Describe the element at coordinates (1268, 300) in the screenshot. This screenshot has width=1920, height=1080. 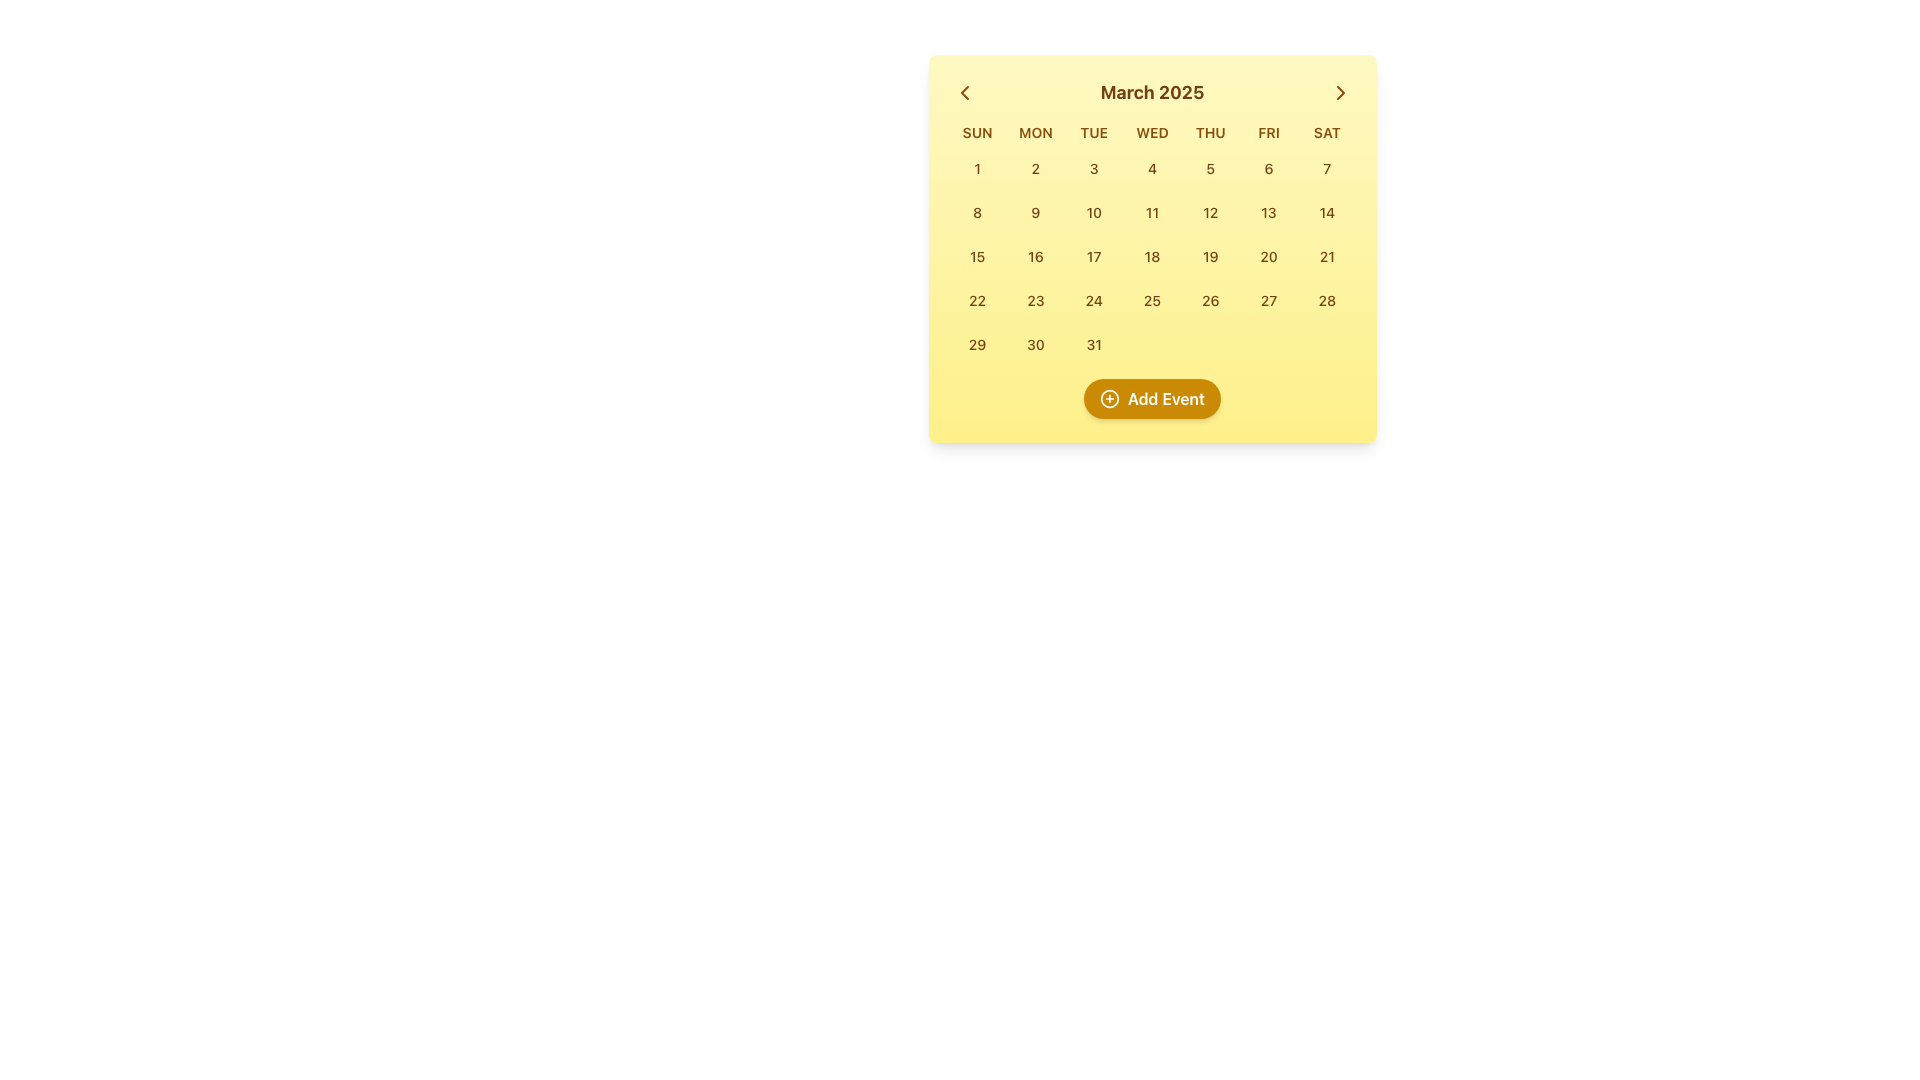
I see `the date item '27' in the calendar interface` at that location.